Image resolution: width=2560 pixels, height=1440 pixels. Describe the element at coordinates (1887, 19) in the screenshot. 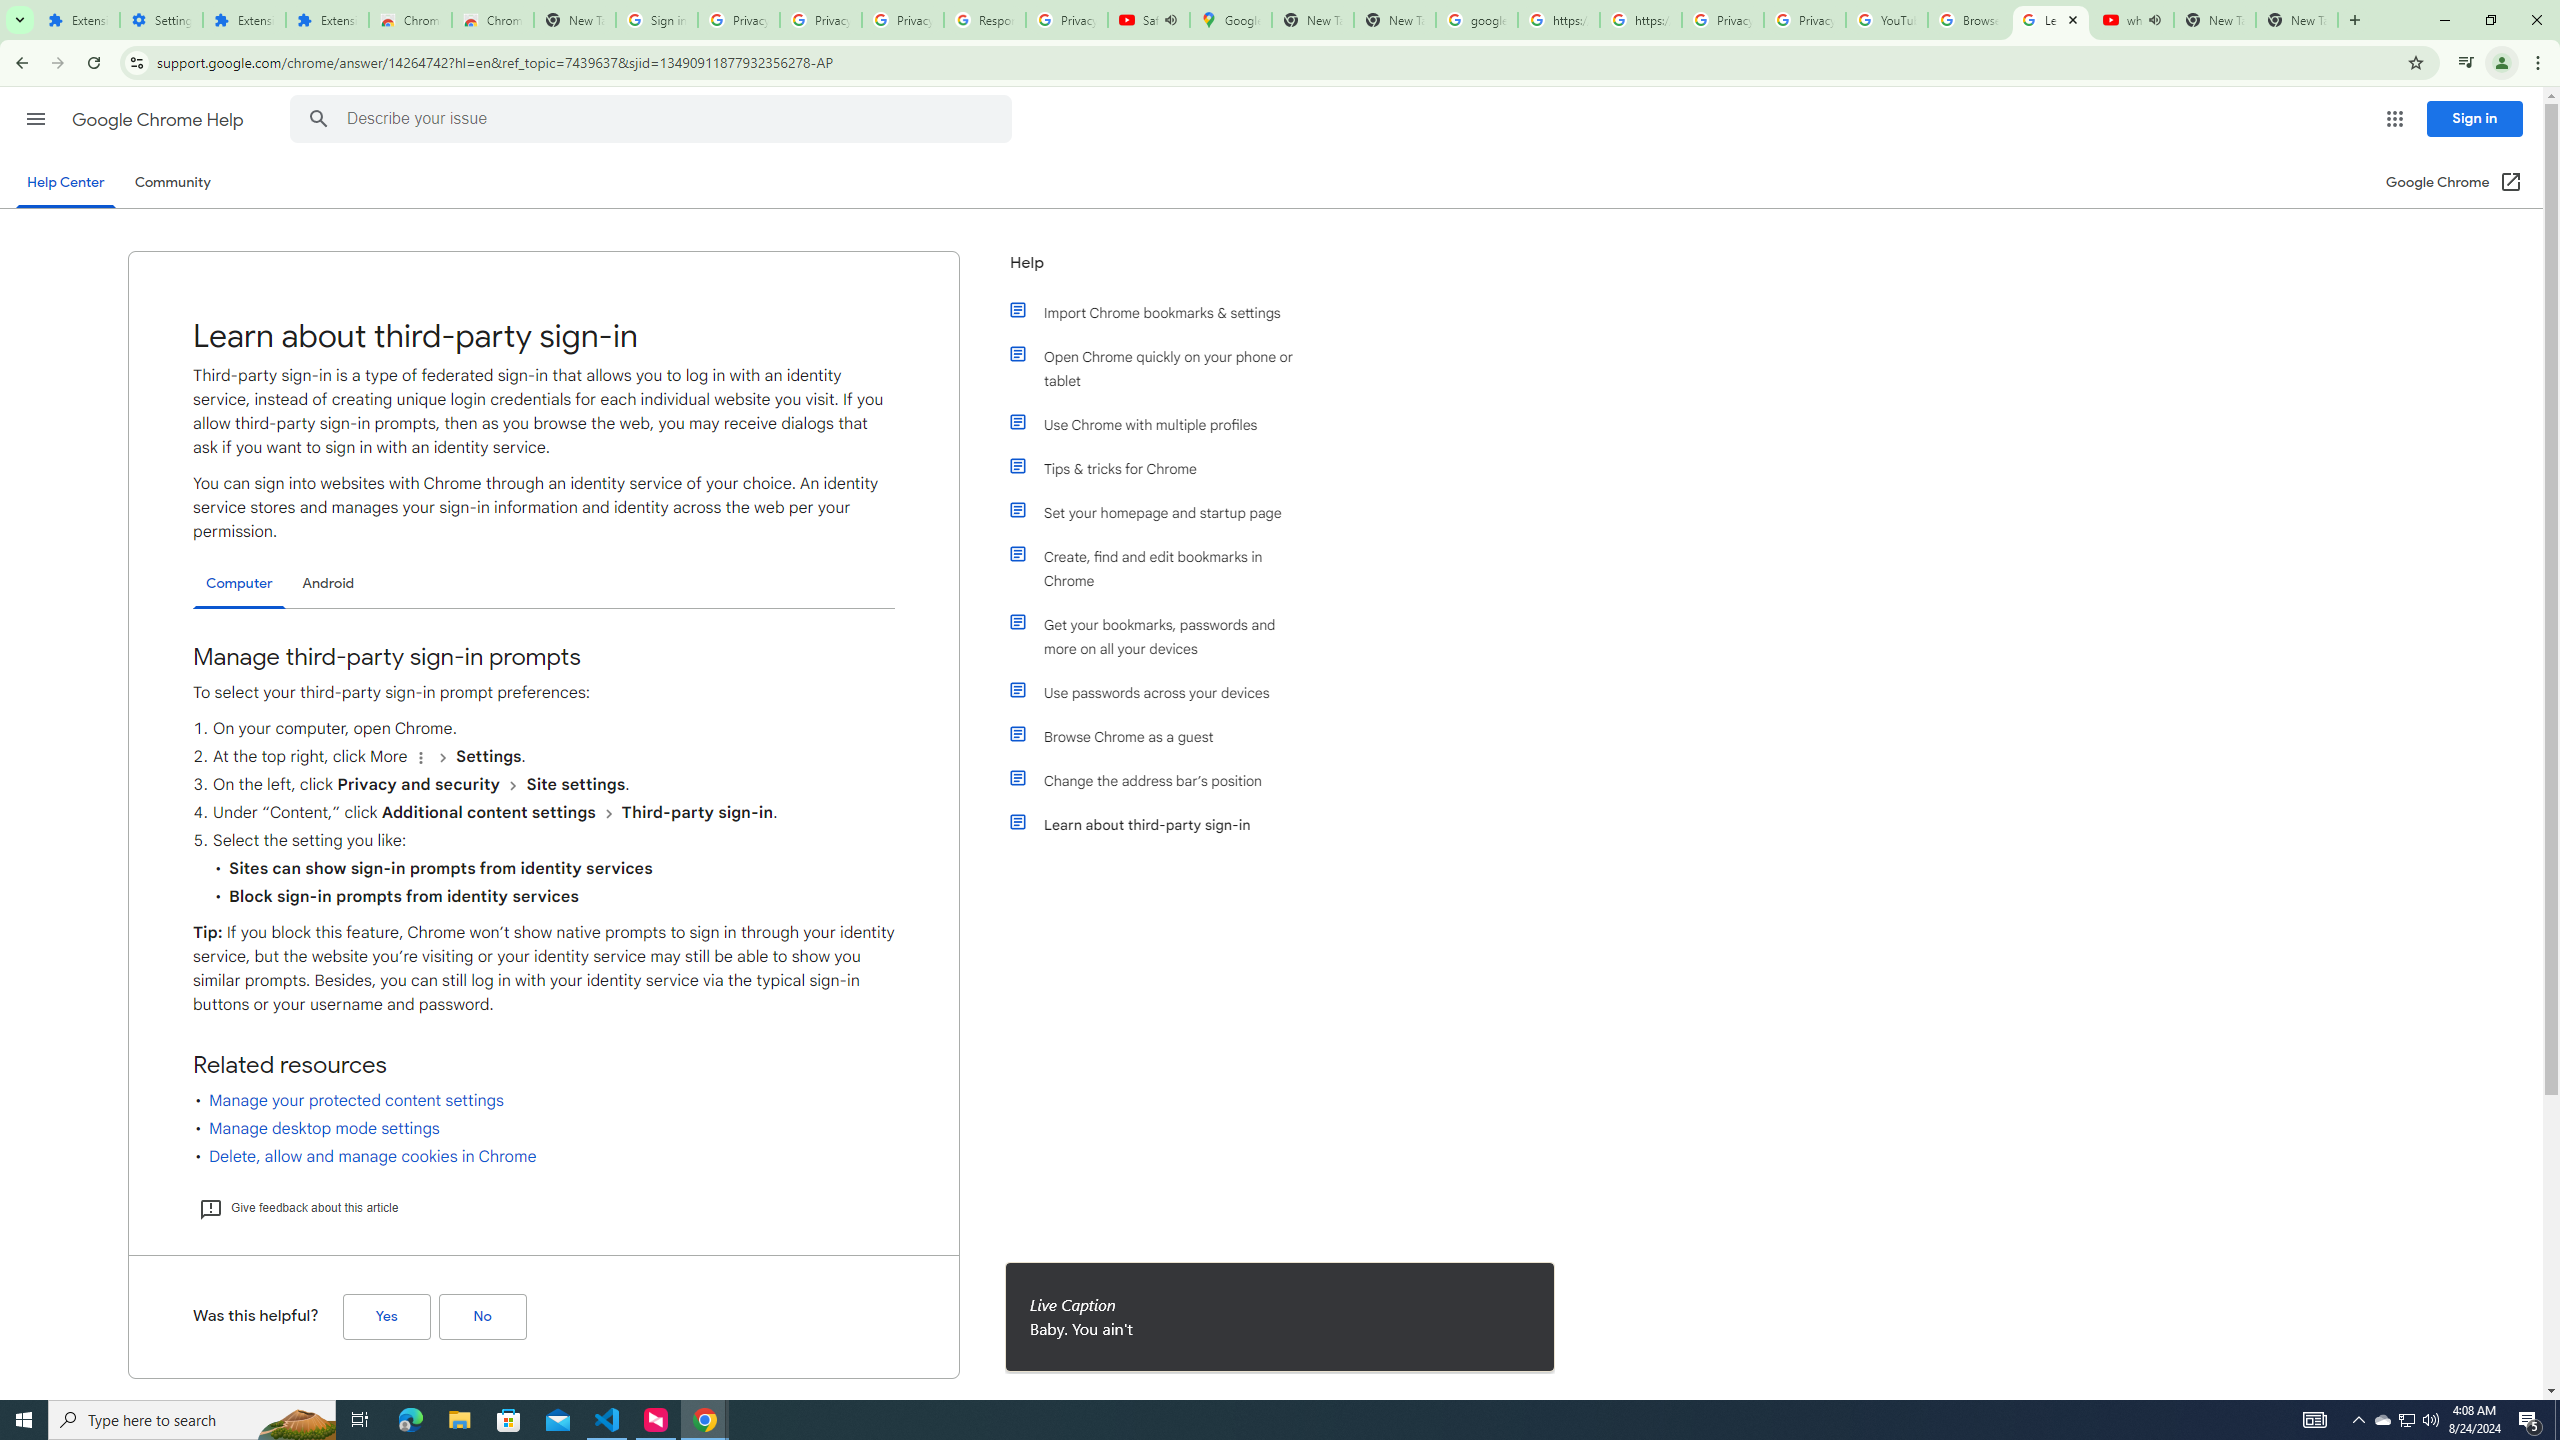

I see `'YouTube'` at that location.